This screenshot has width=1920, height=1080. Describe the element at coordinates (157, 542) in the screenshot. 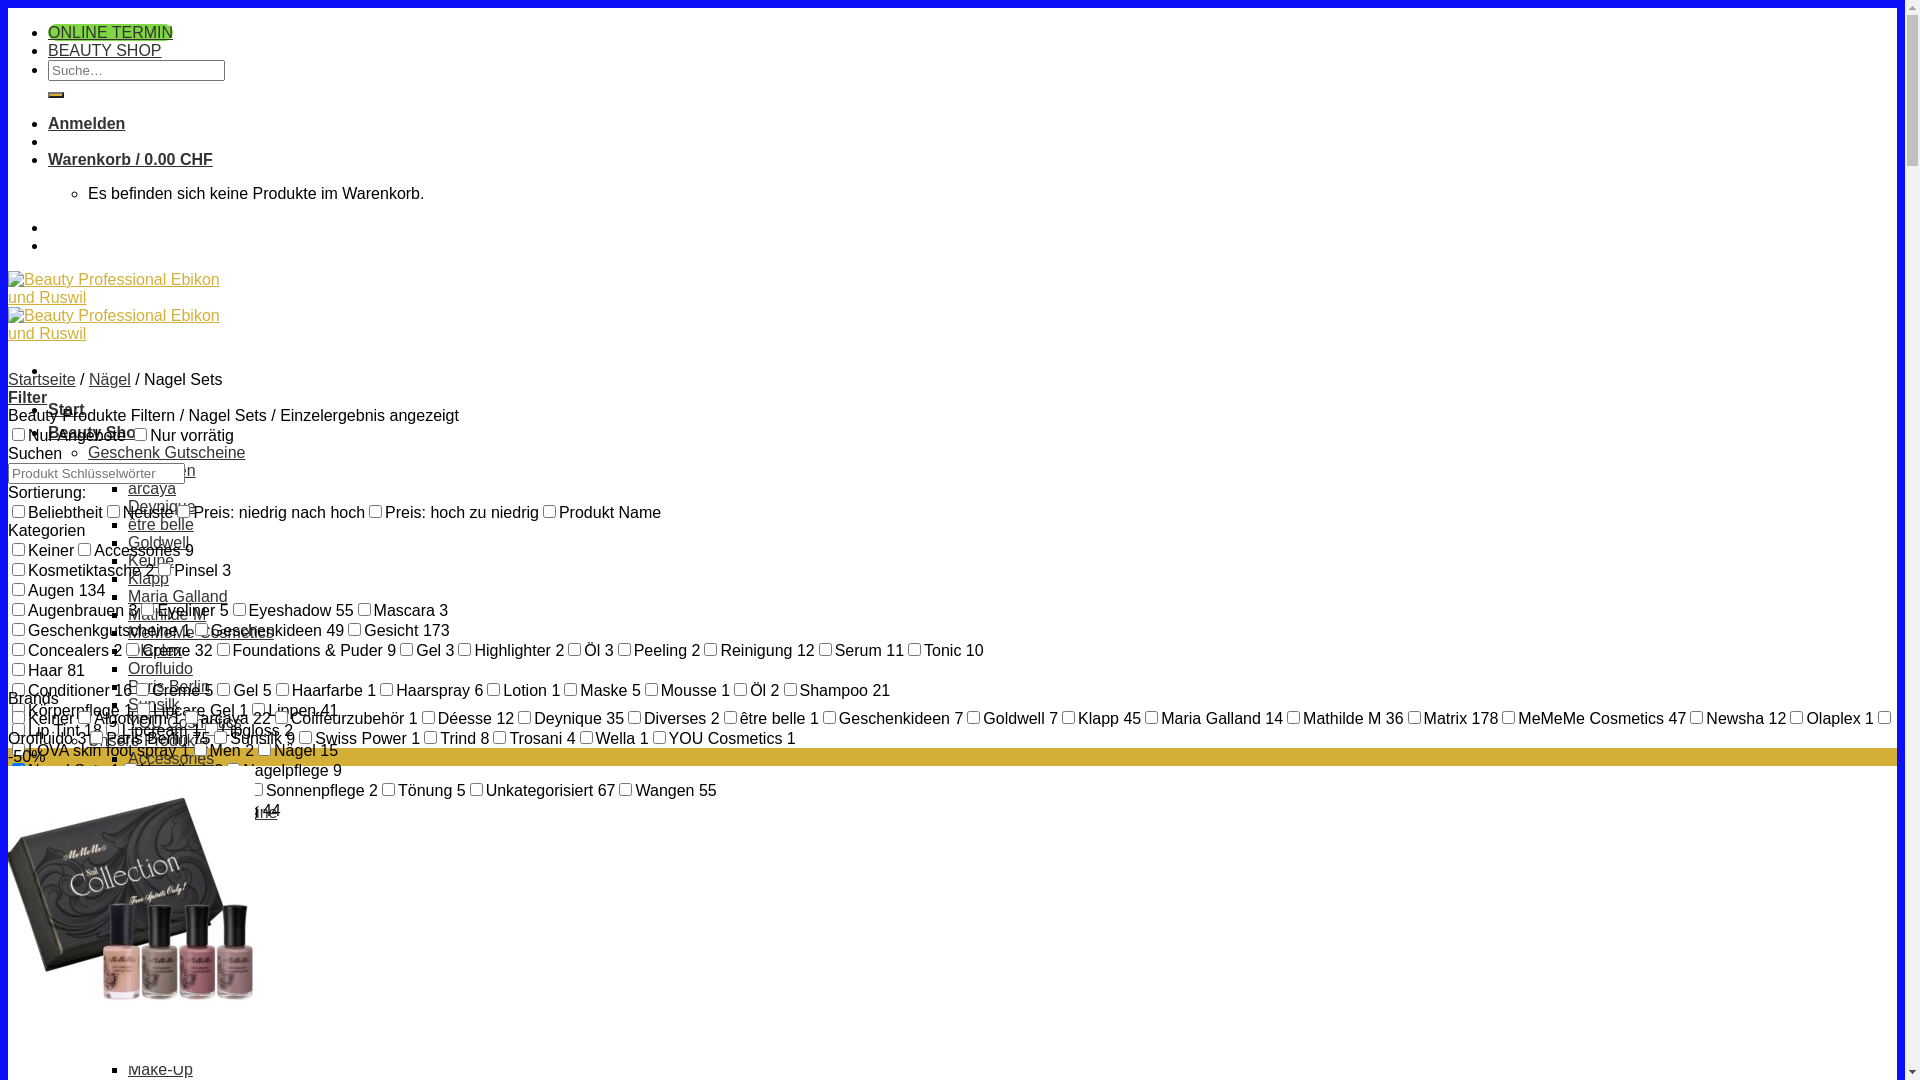

I see `'Goldwell'` at that location.